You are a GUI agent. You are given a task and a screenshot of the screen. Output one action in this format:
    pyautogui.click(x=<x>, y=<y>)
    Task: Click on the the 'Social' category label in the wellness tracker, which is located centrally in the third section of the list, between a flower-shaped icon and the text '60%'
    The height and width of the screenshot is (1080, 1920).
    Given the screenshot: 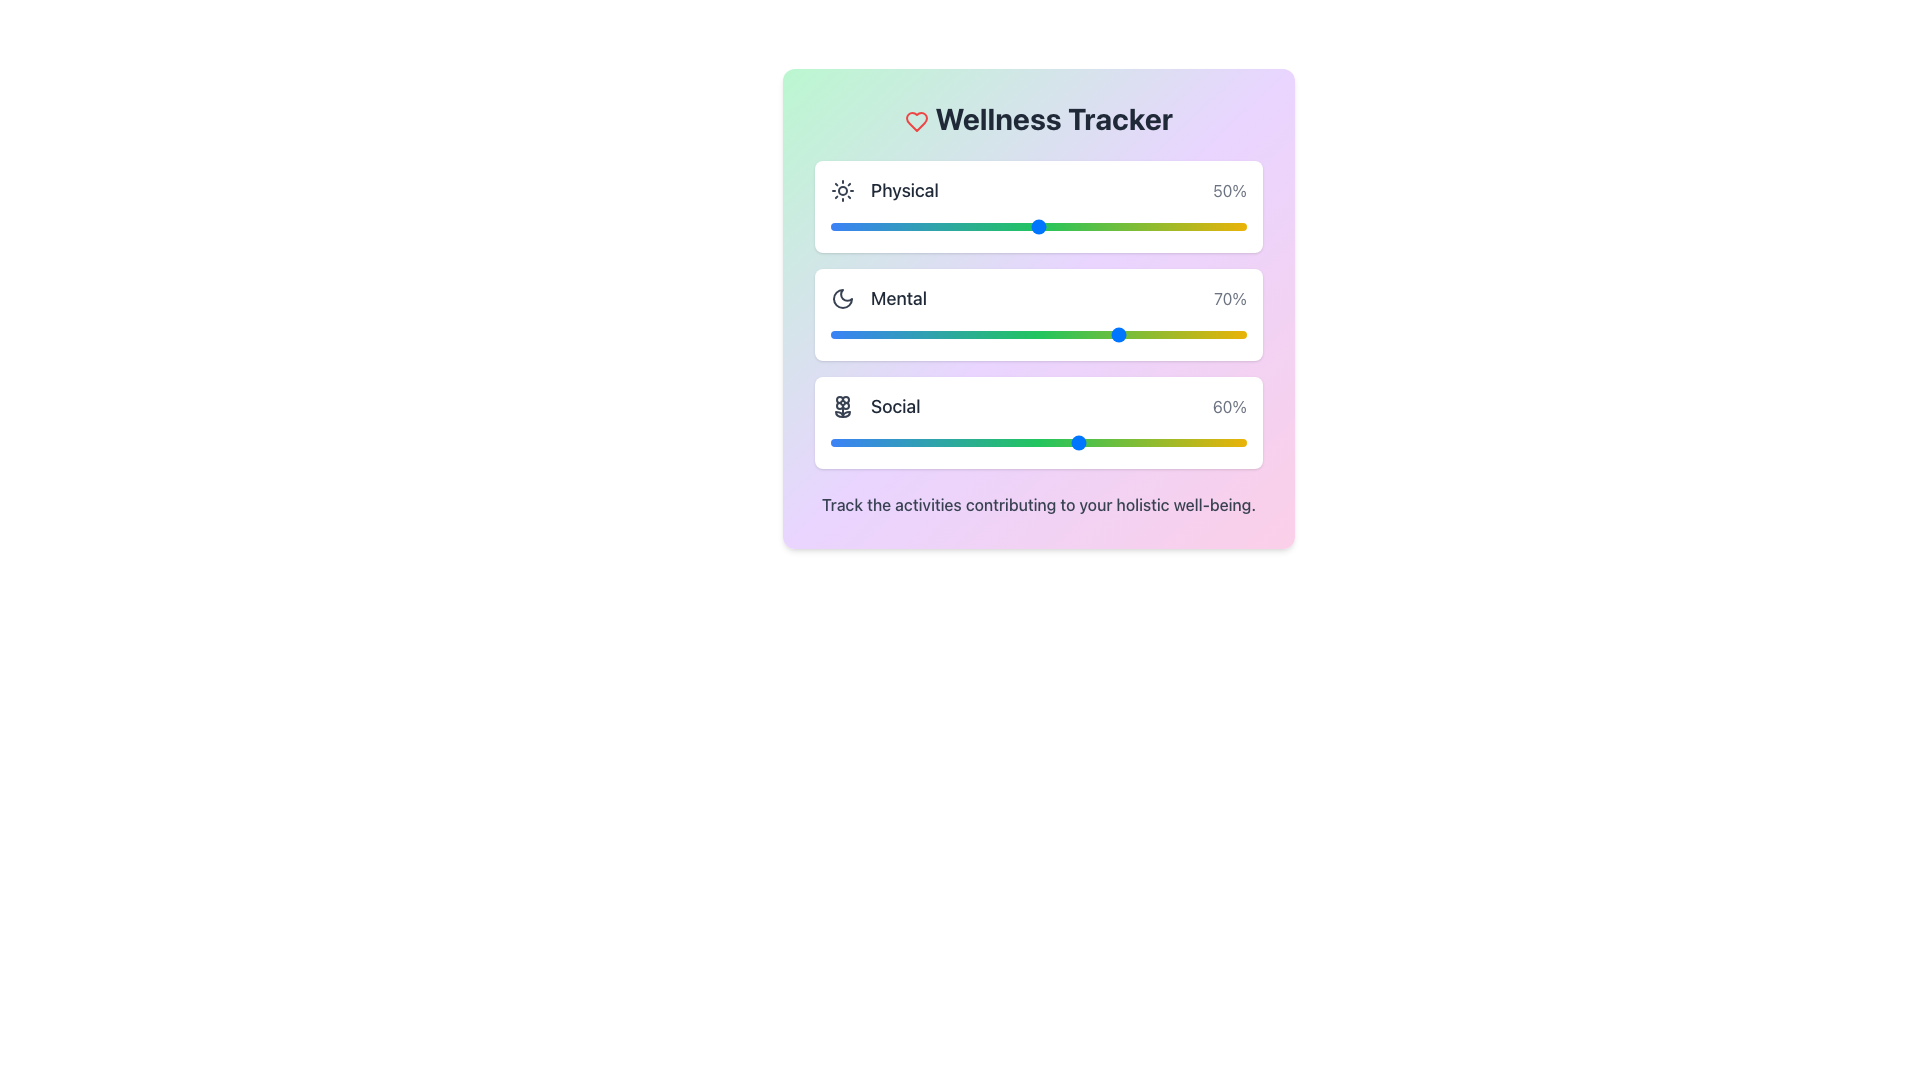 What is the action you would take?
    pyautogui.click(x=894, y=406)
    